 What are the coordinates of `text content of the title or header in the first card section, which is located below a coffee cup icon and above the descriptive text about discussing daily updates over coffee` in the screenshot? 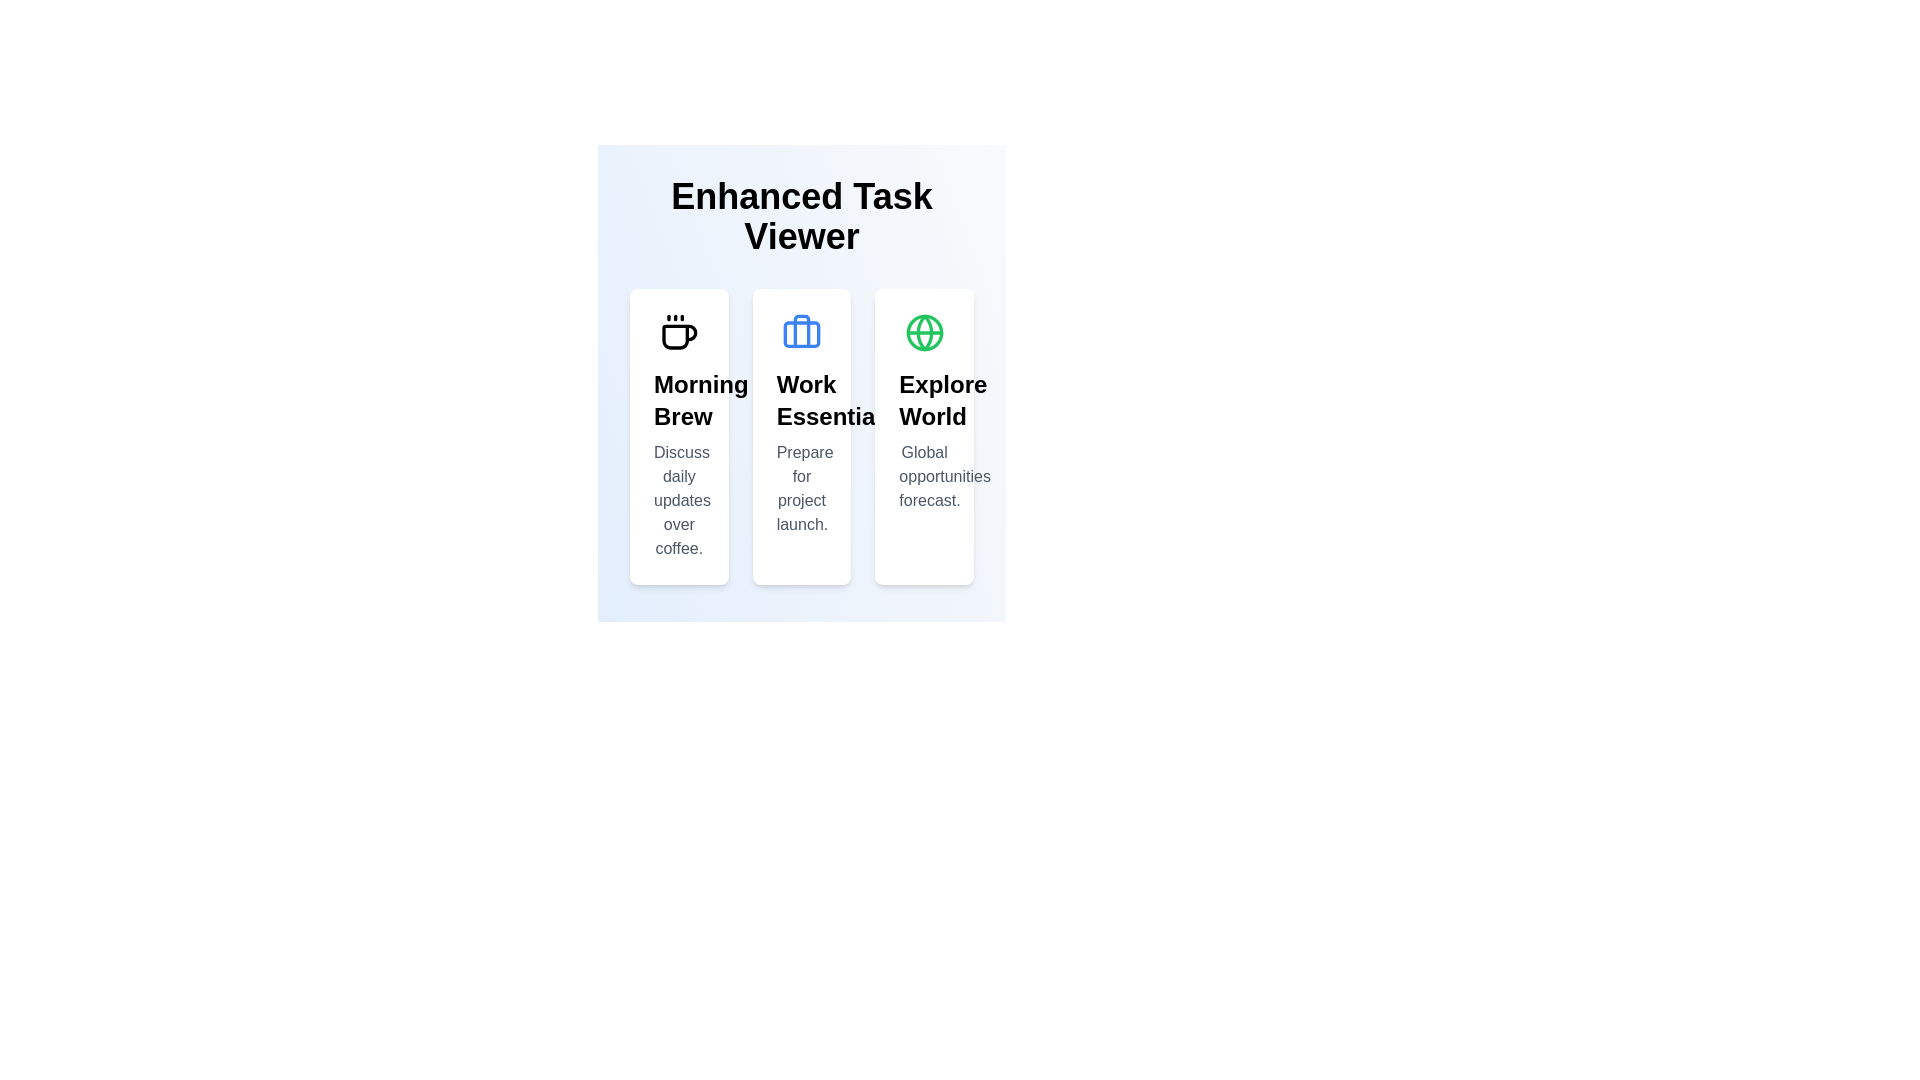 It's located at (679, 401).